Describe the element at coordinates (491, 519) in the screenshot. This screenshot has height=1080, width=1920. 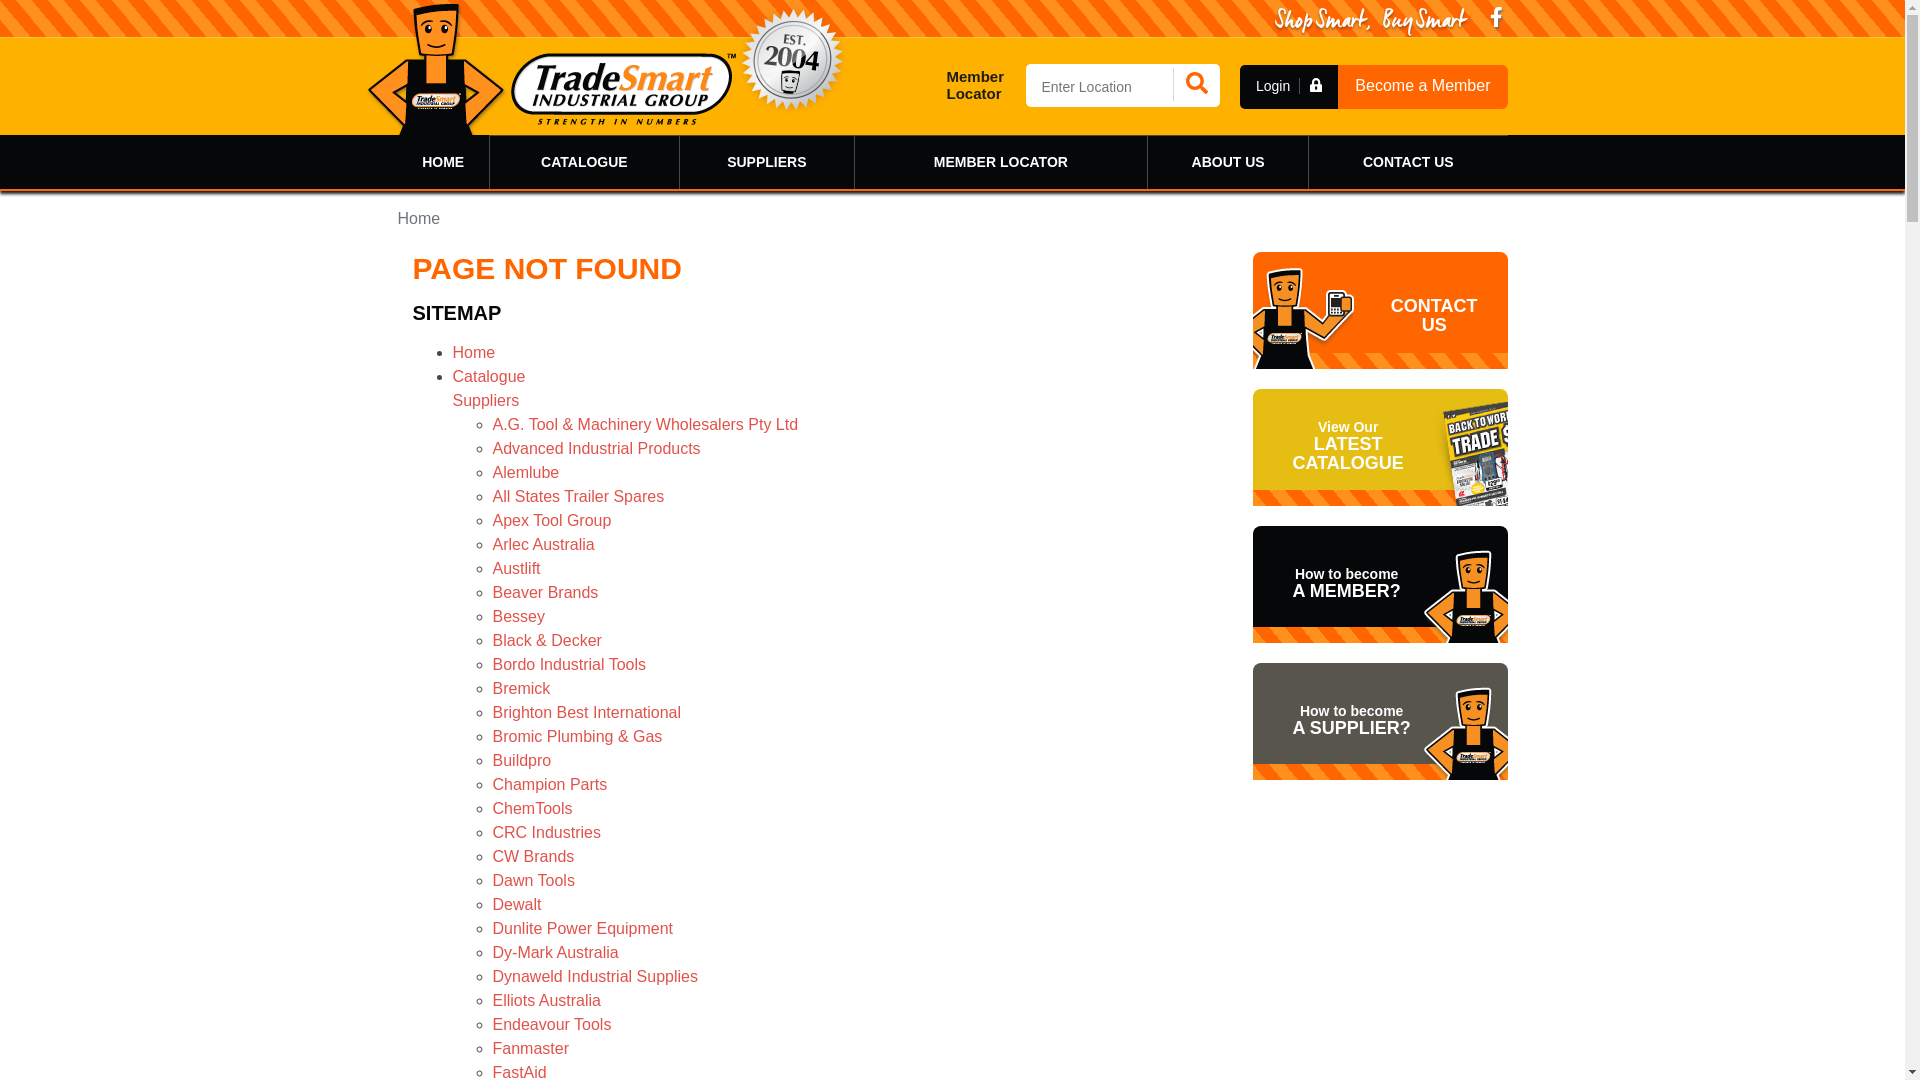
I see `'Apex Tool Group'` at that location.